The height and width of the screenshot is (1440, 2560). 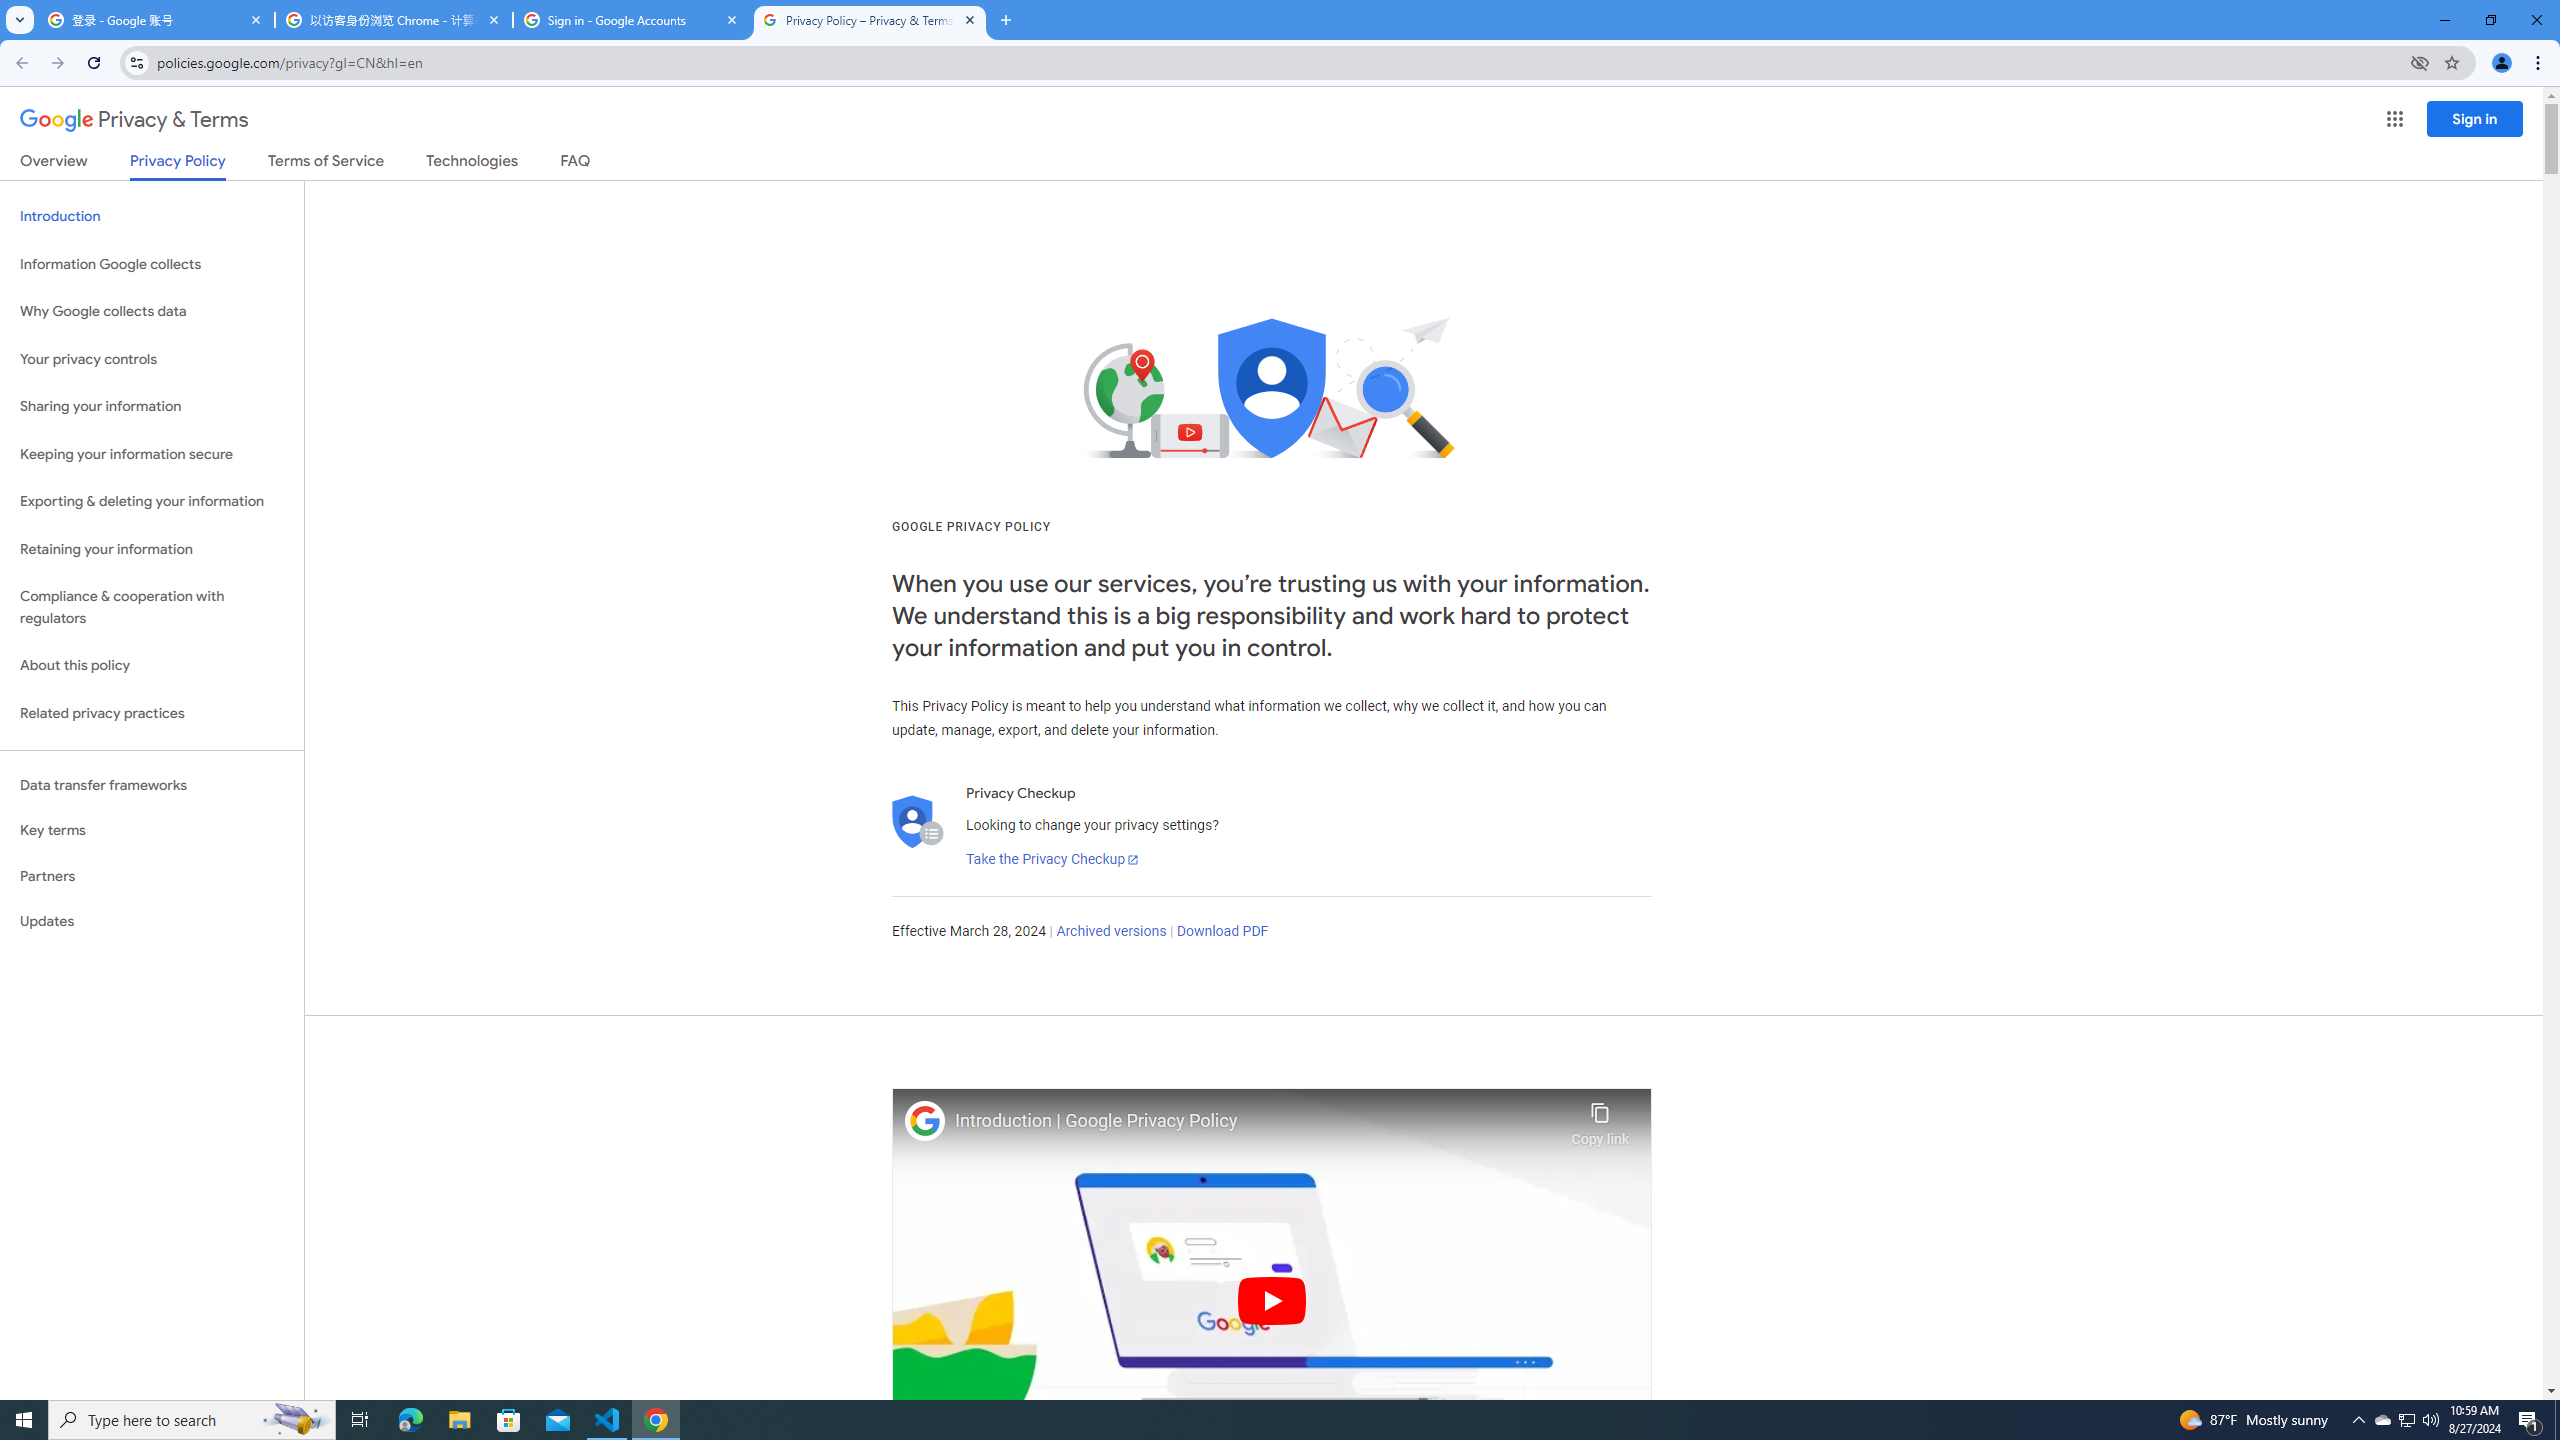 I want to click on 'Information Google collects', so click(x=151, y=264).